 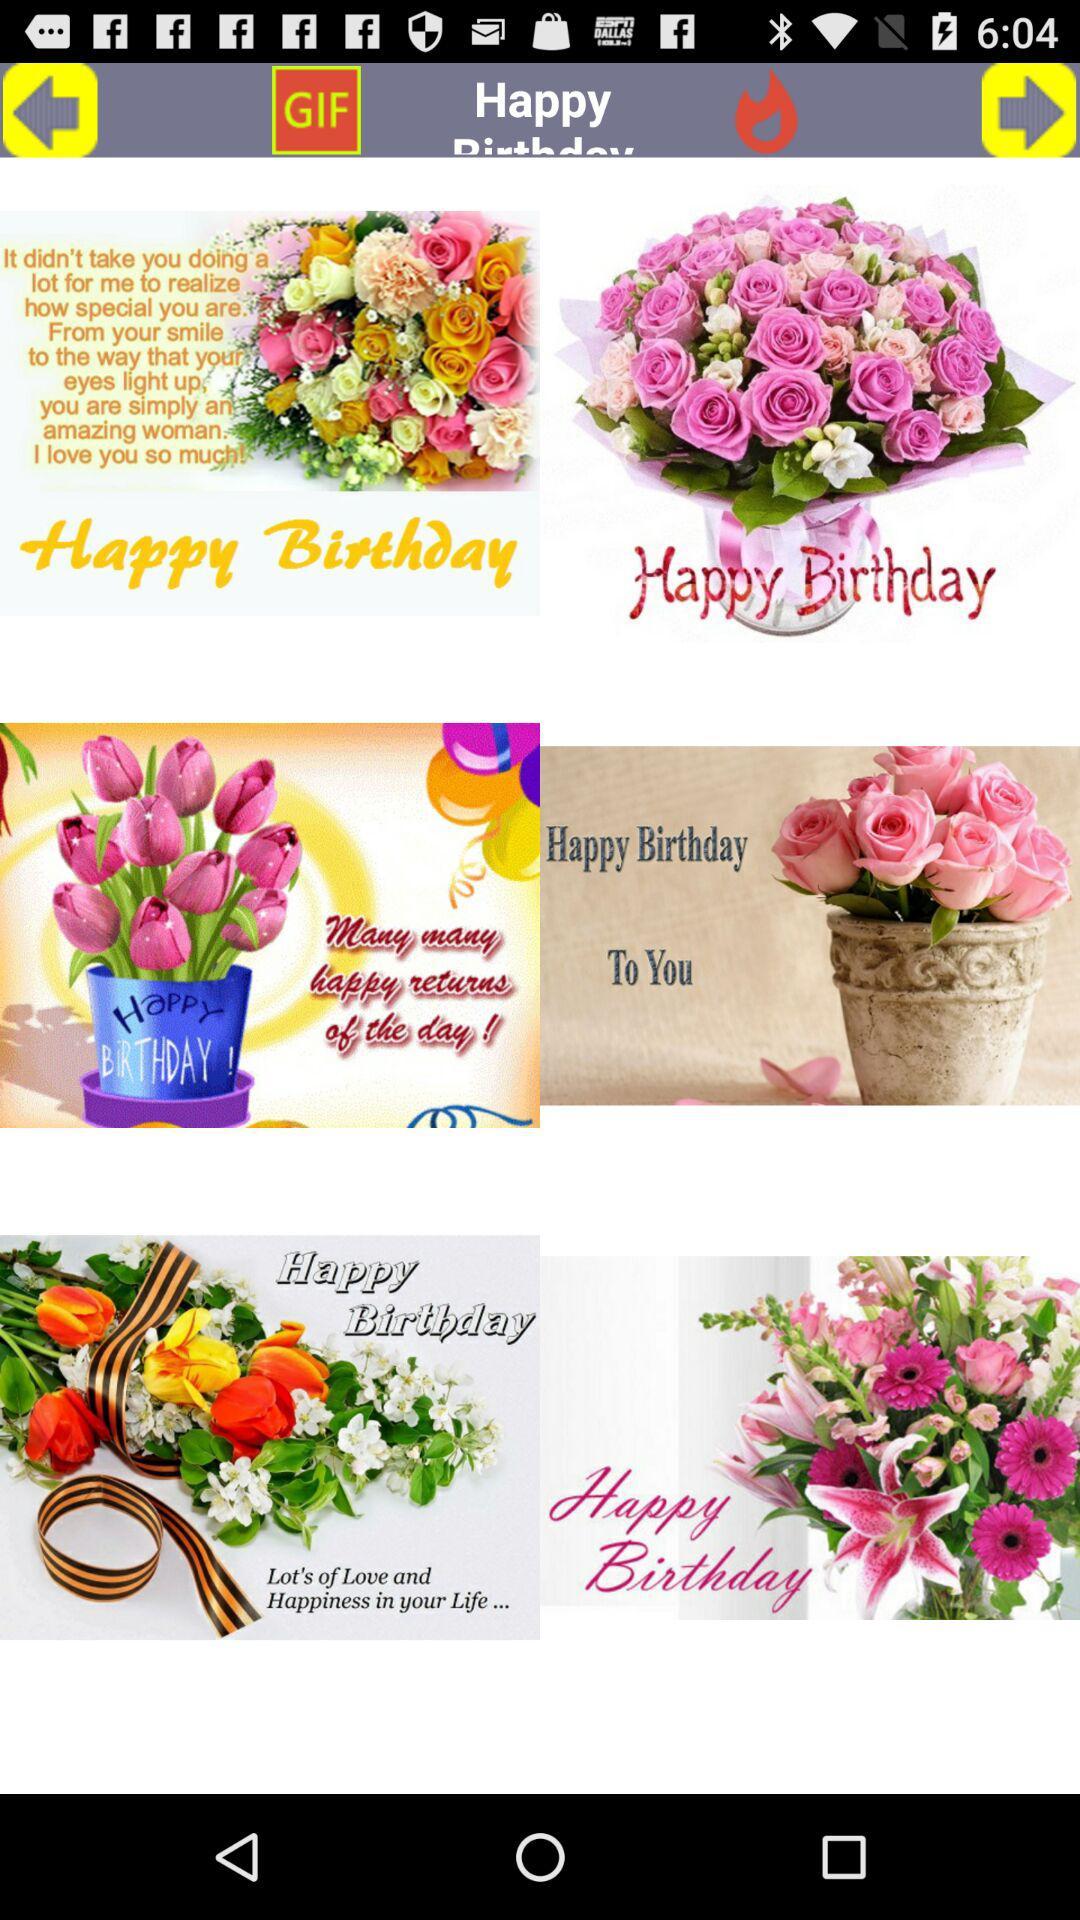 What do you see at coordinates (765, 117) in the screenshot?
I see `the star icon` at bounding box center [765, 117].